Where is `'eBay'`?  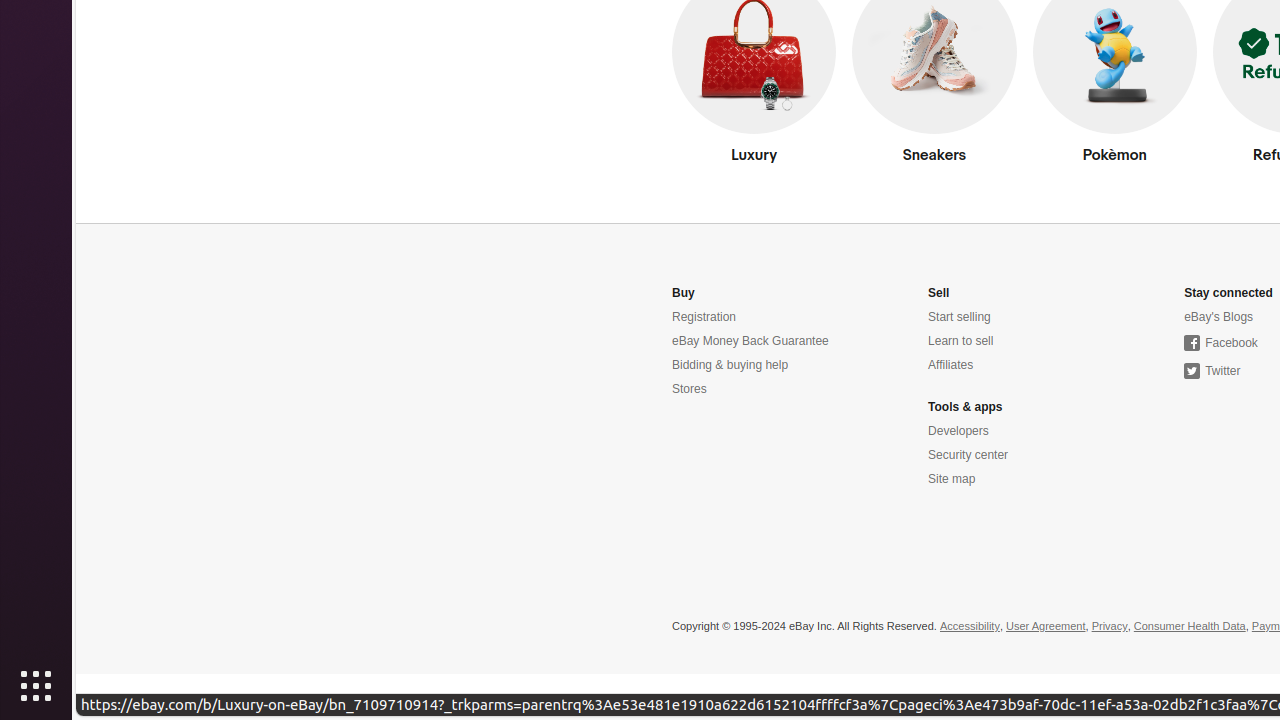
'eBay' is located at coordinates (1217, 316).